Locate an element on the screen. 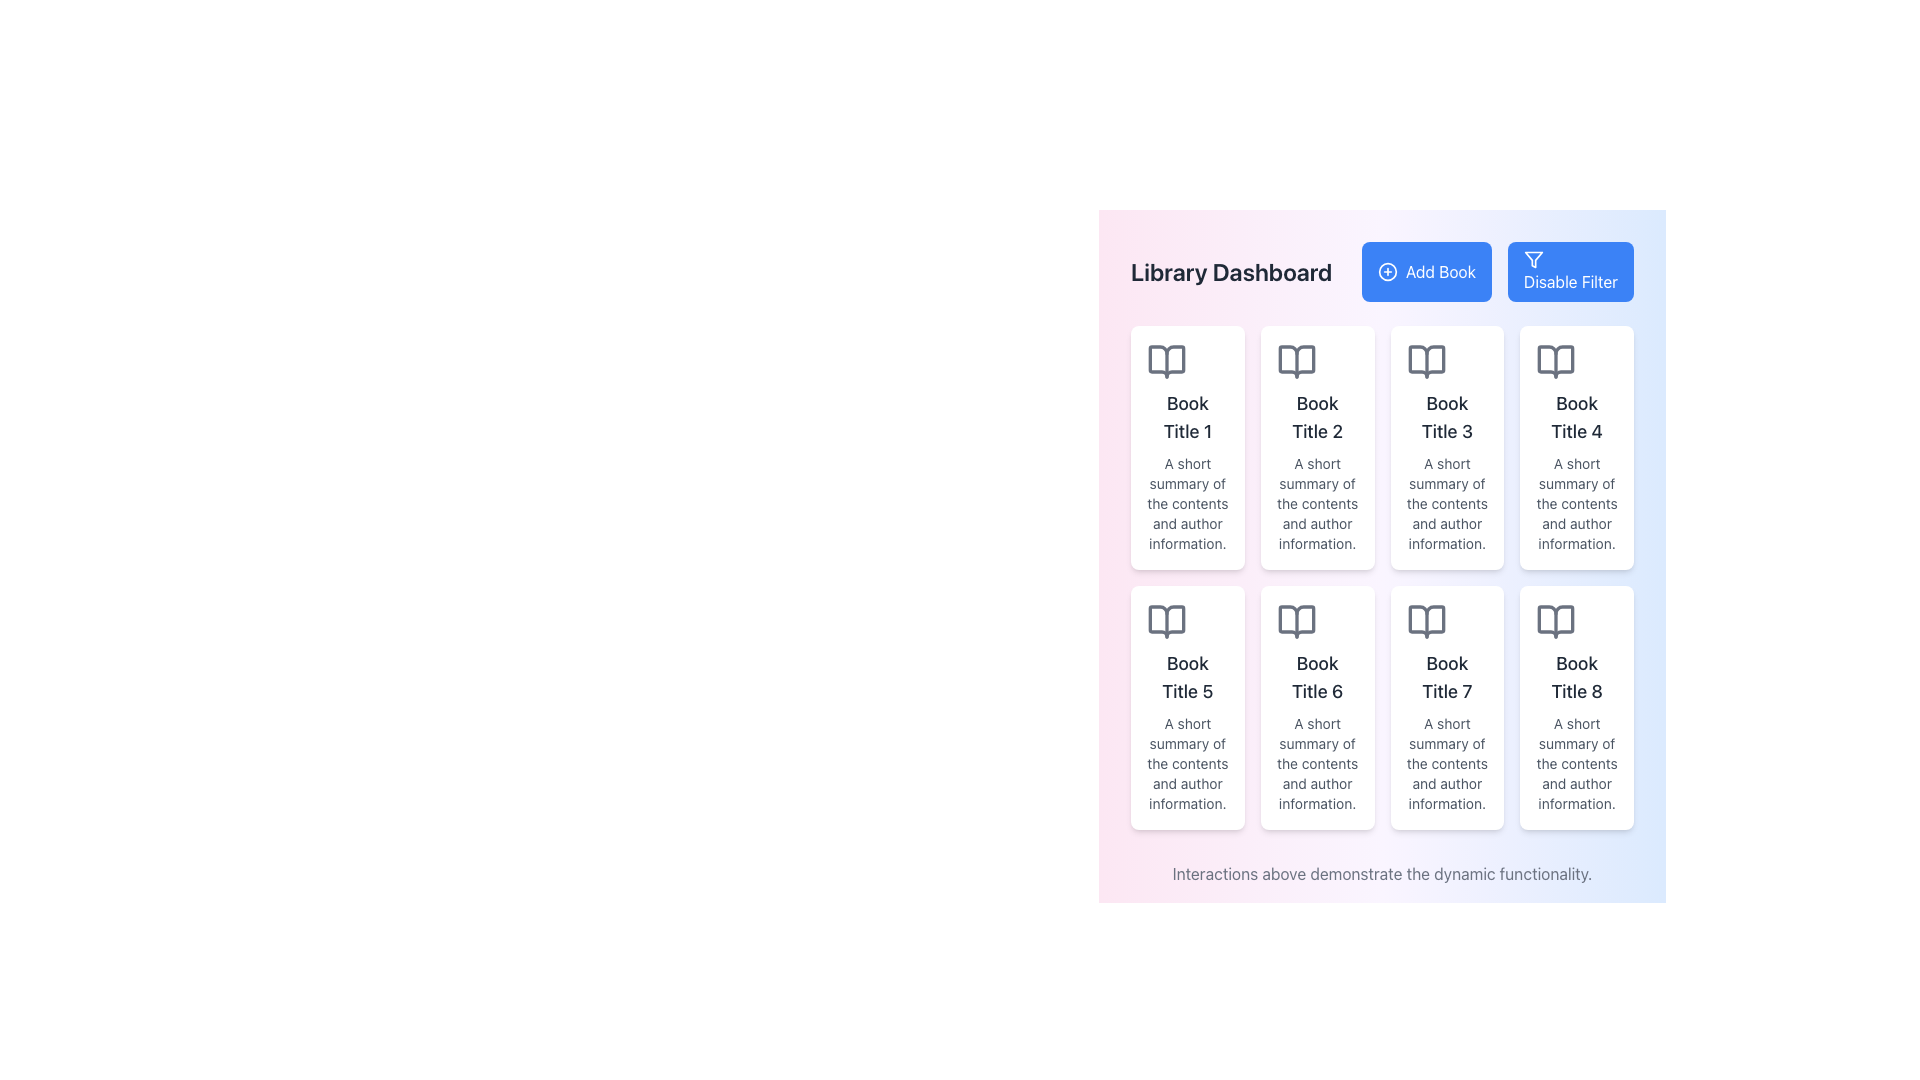 The height and width of the screenshot is (1080, 1920). the book icon representing 'Book Title 7' located in the third row and third column of the card-like interface is located at coordinates (1425, 620).